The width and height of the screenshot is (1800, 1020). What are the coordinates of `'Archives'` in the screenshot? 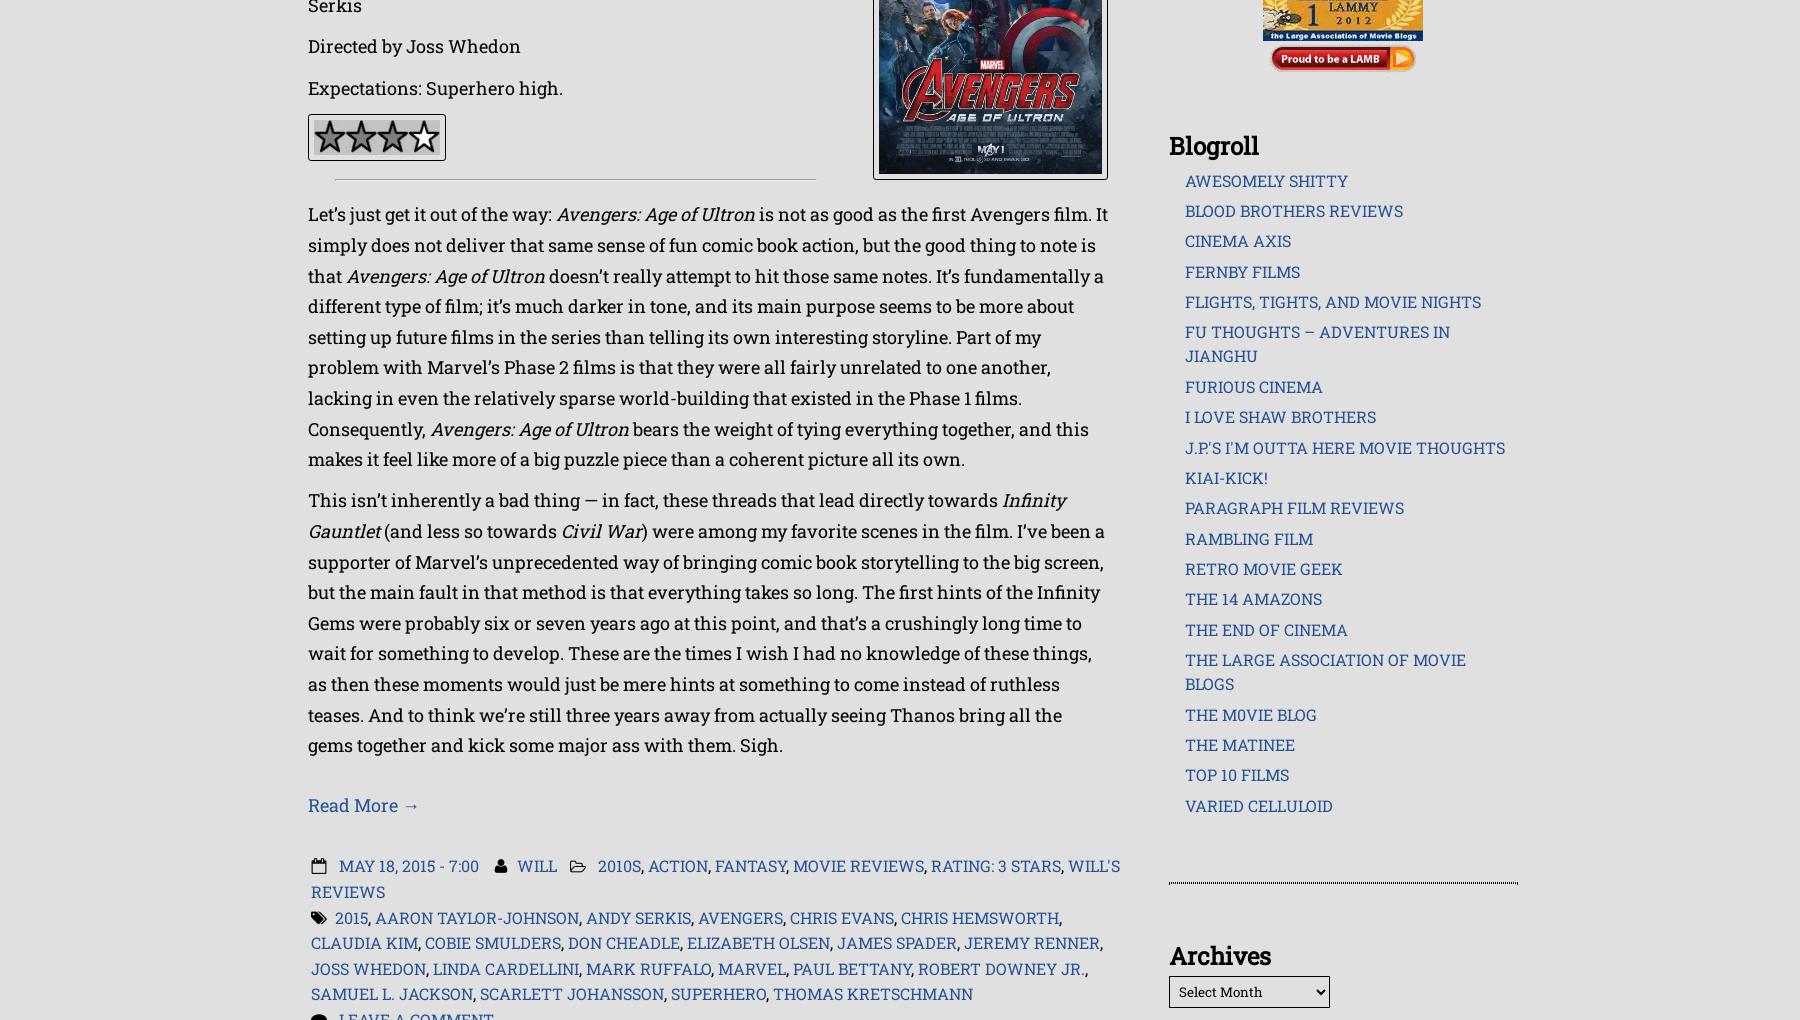 It's located at (1217, 955).